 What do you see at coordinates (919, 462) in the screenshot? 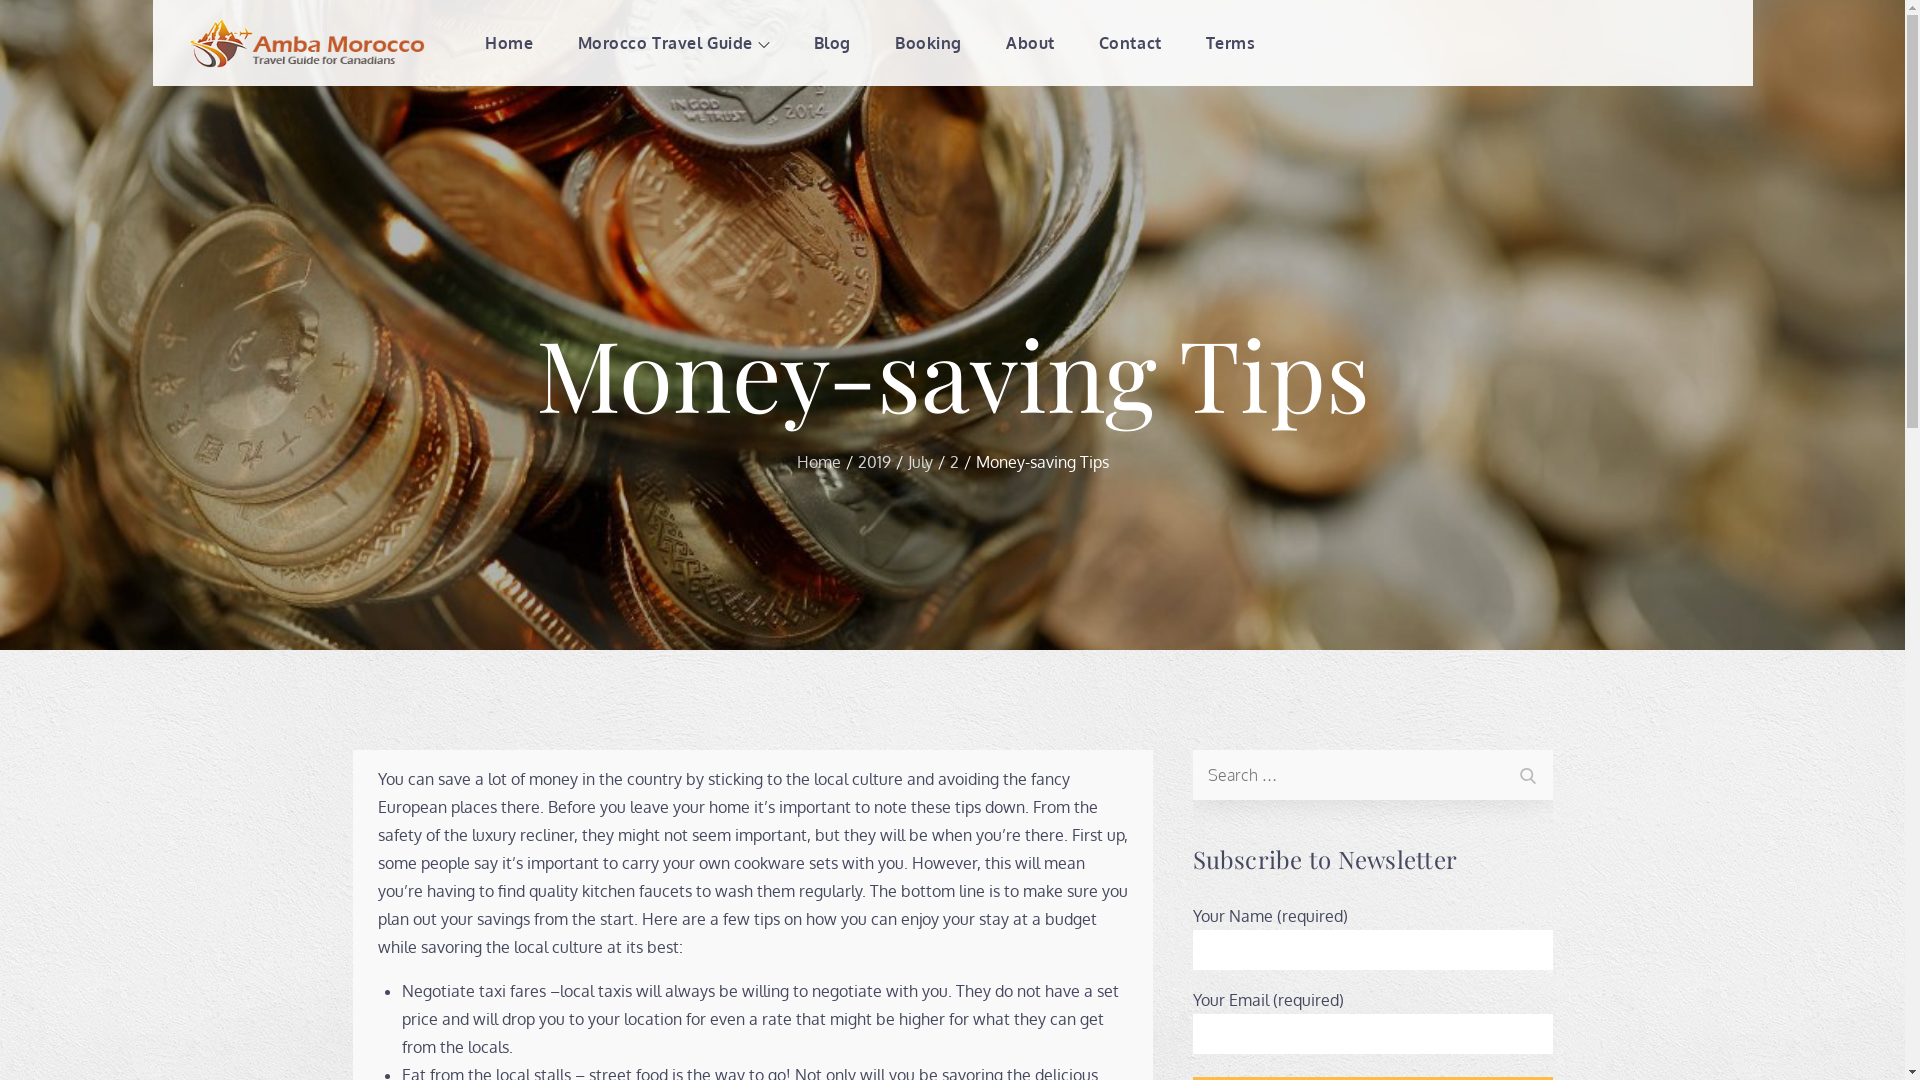
I see `'July'` at bounding box center [919, 462].